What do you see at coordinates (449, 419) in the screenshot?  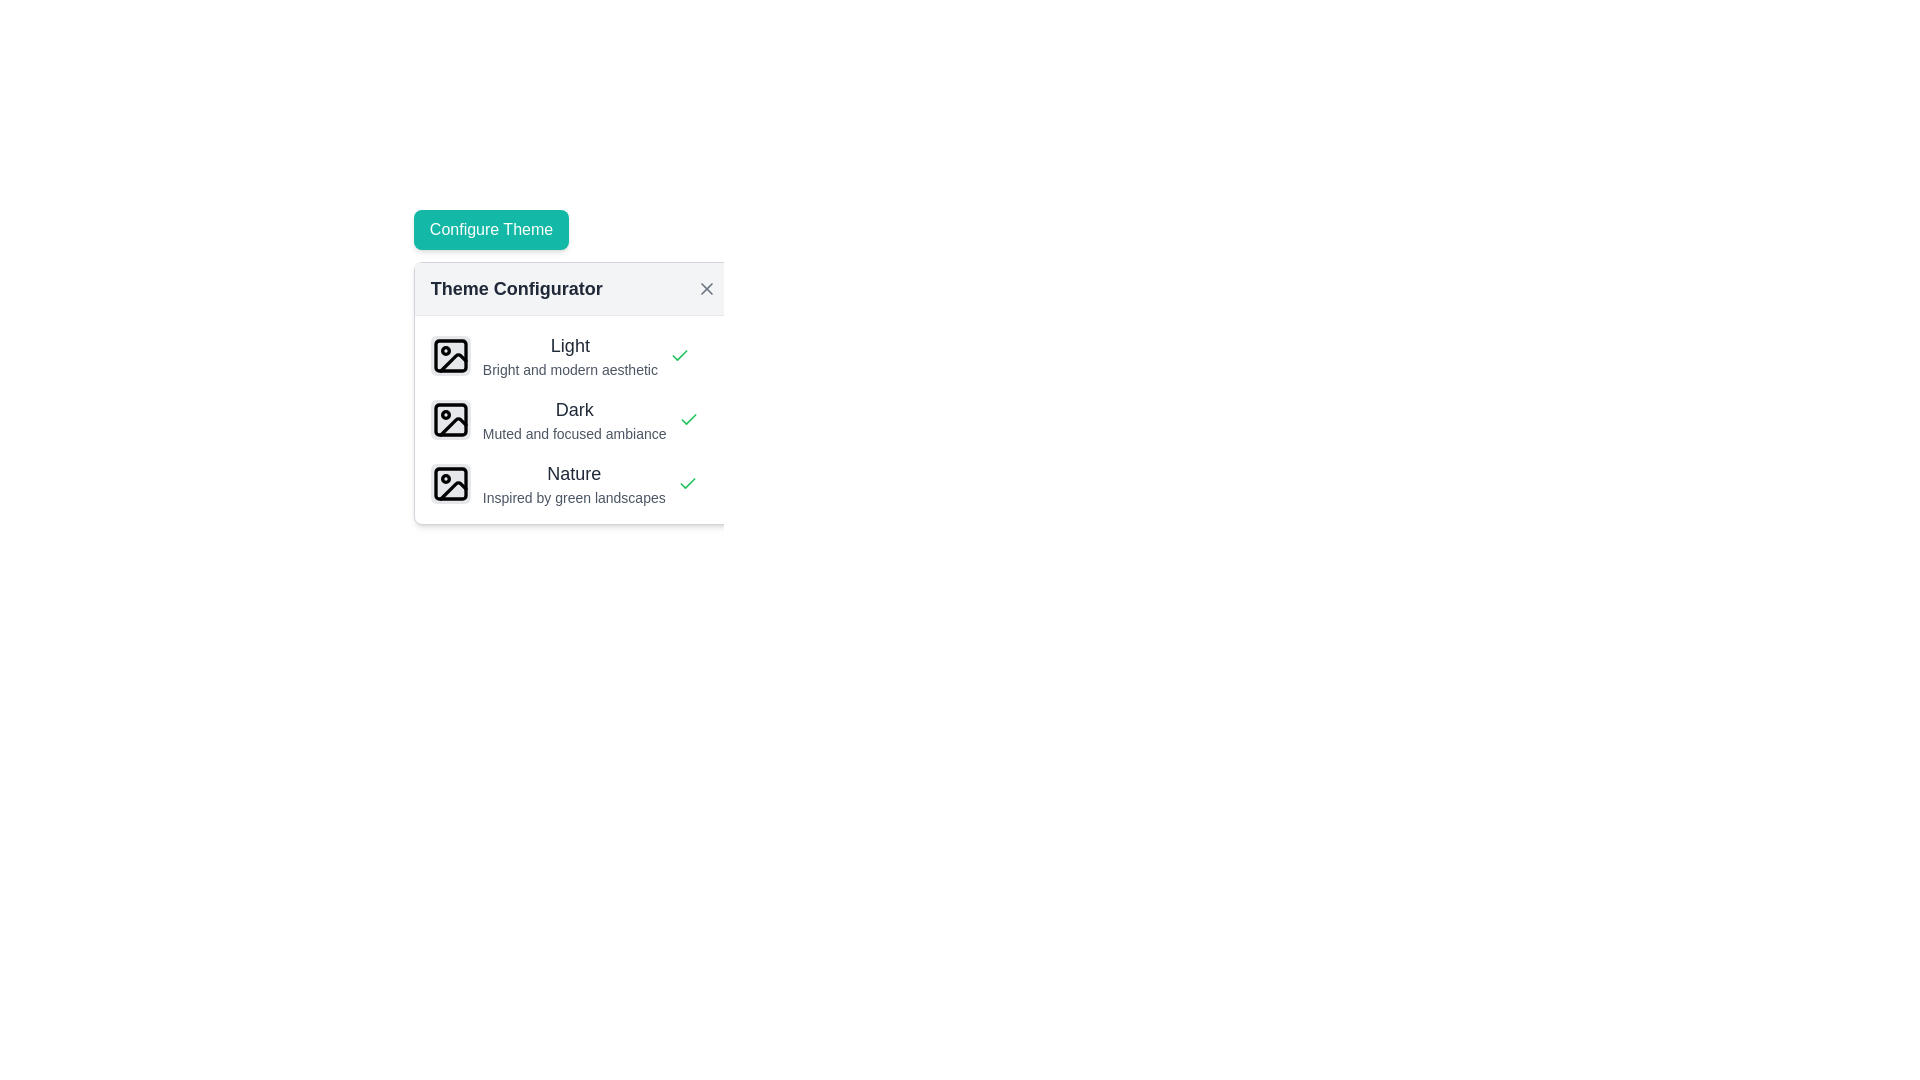 I see `the leftmost icon in the second row of the 'Theme Configurator' interface that represents the 'Dark' theme option` at bounding box center [449, 419].